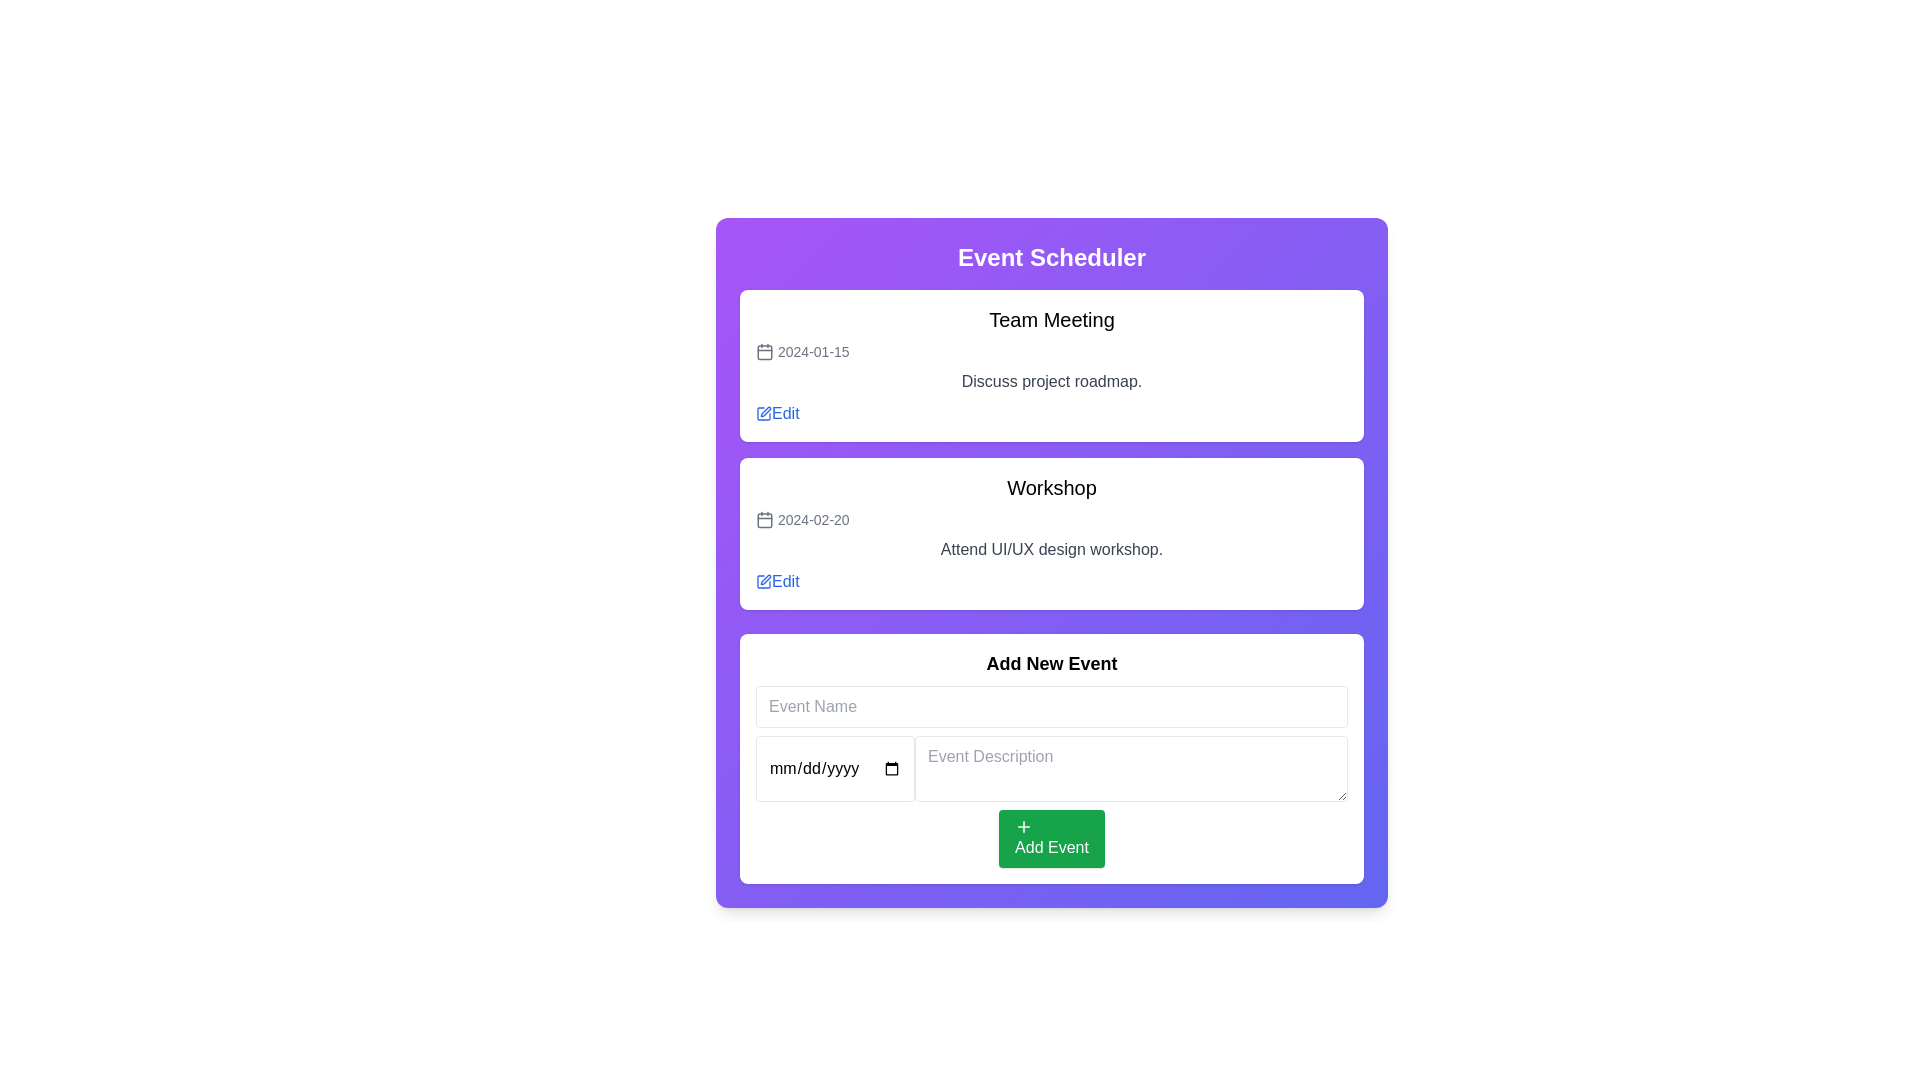 Image resolution: width=1920 pixels, height=1080 pixels. Describe the element at coordinates (762, 582) in the screenshot. I see `the small blue pencil icon next to the 'Edit' text` at that location.